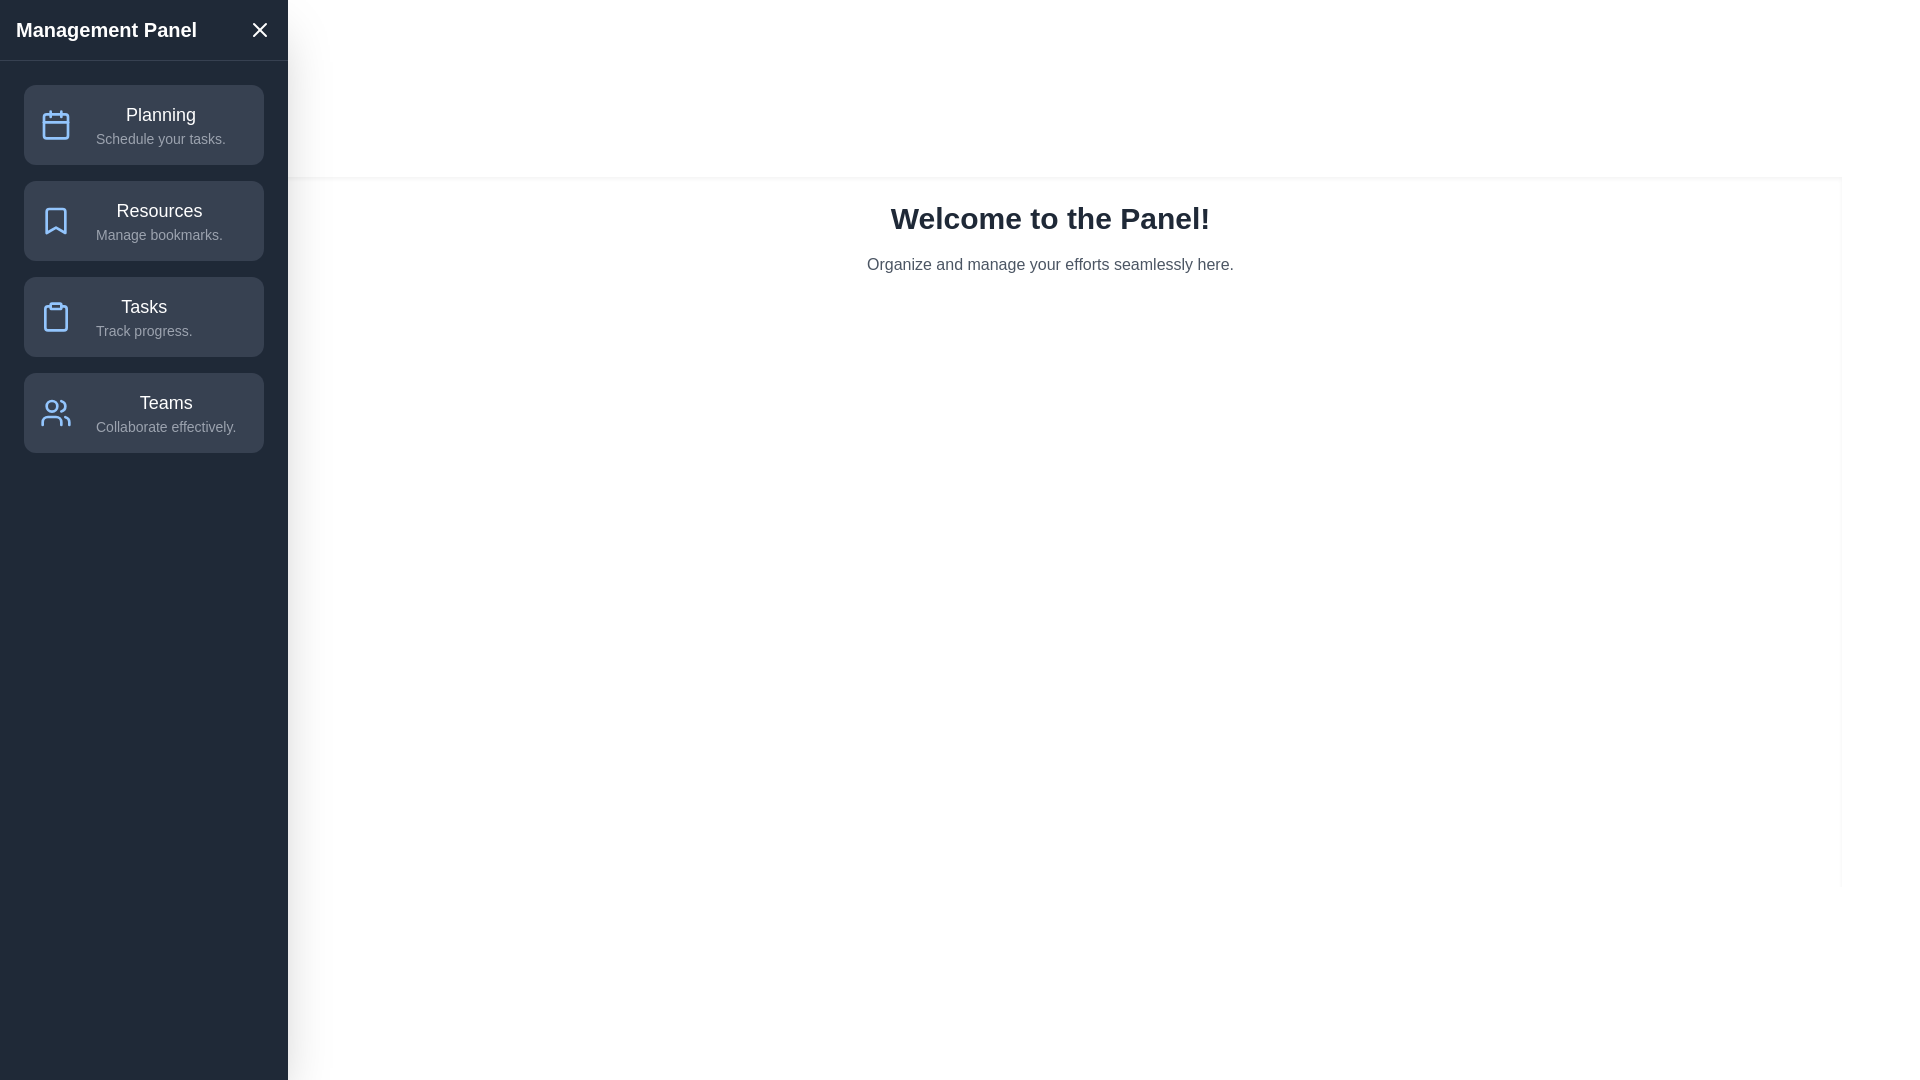  Describe the element at coordinates (143, 220) in the screenshot. I see `the menu item Resources to observe its hover effect` at that location.